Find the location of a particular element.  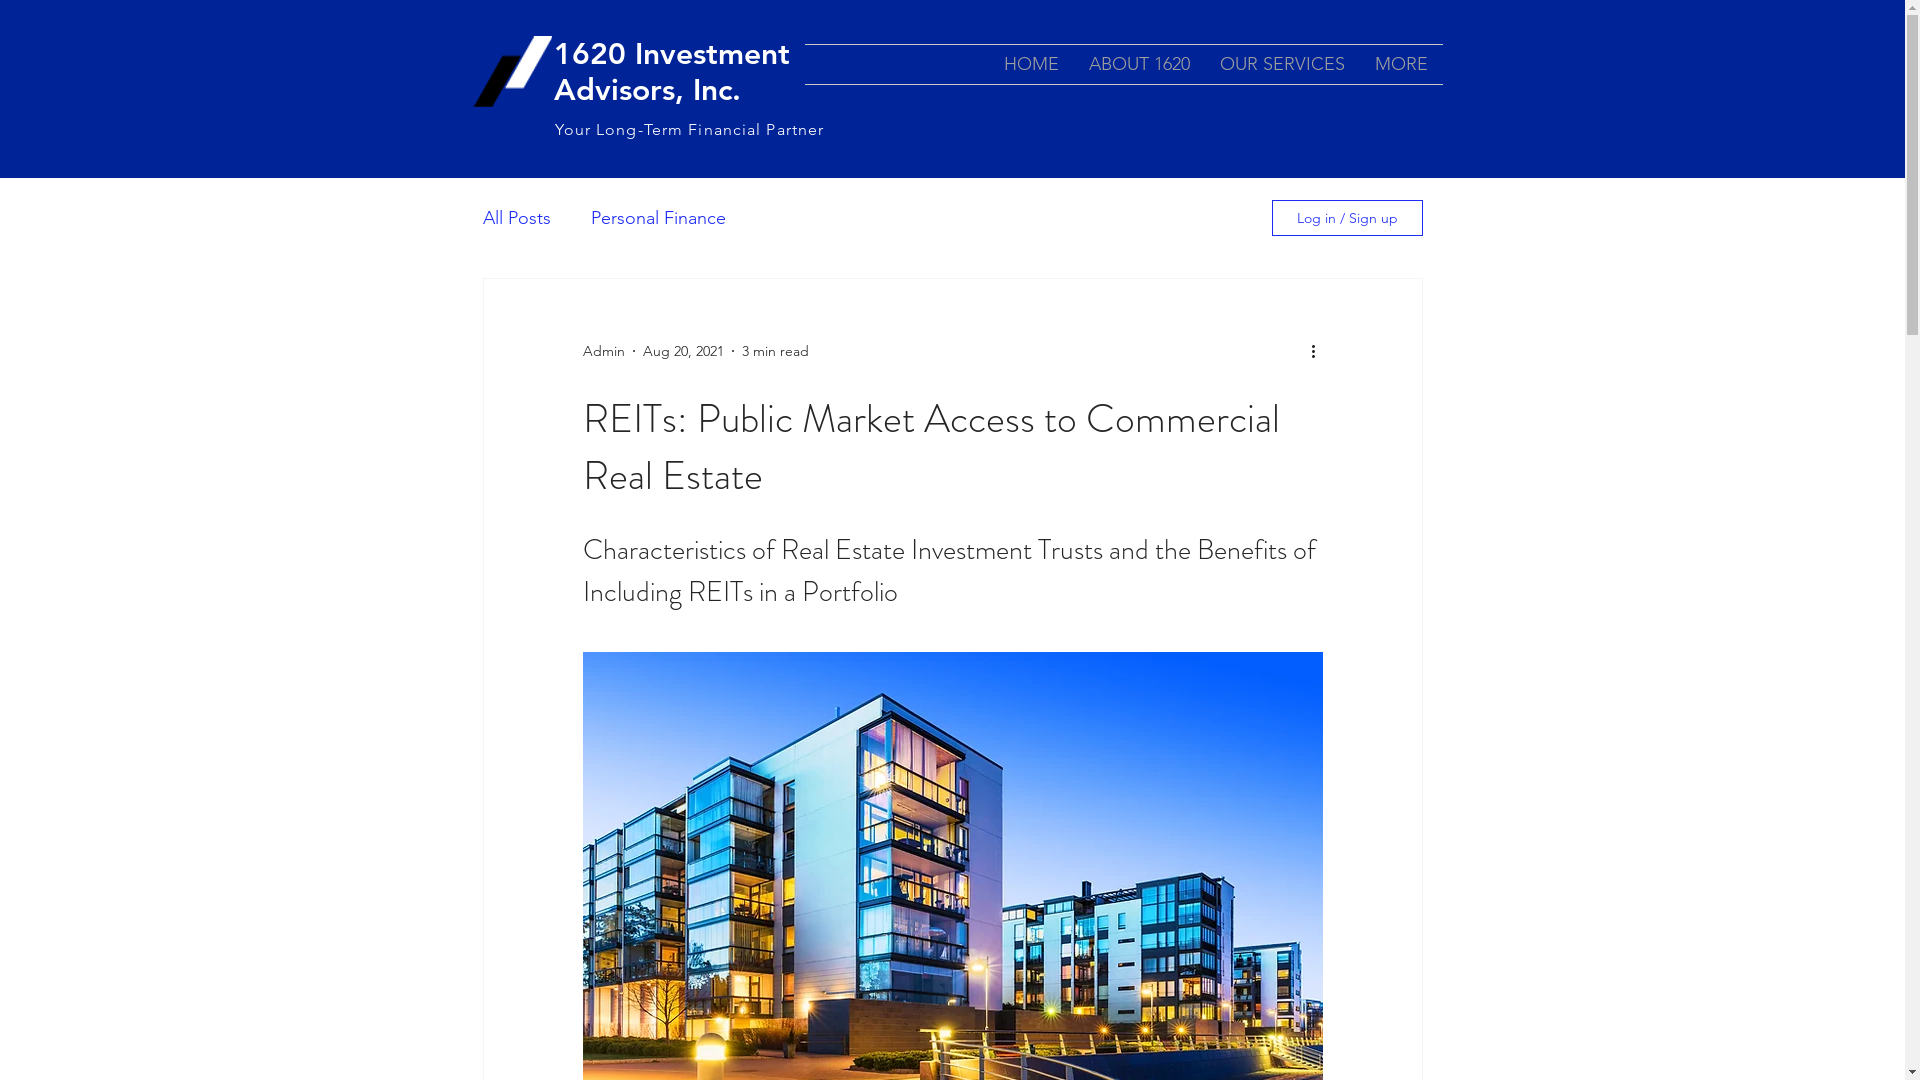

'Your Long-Term Financial Partner' is located at coordinates (689, 129).